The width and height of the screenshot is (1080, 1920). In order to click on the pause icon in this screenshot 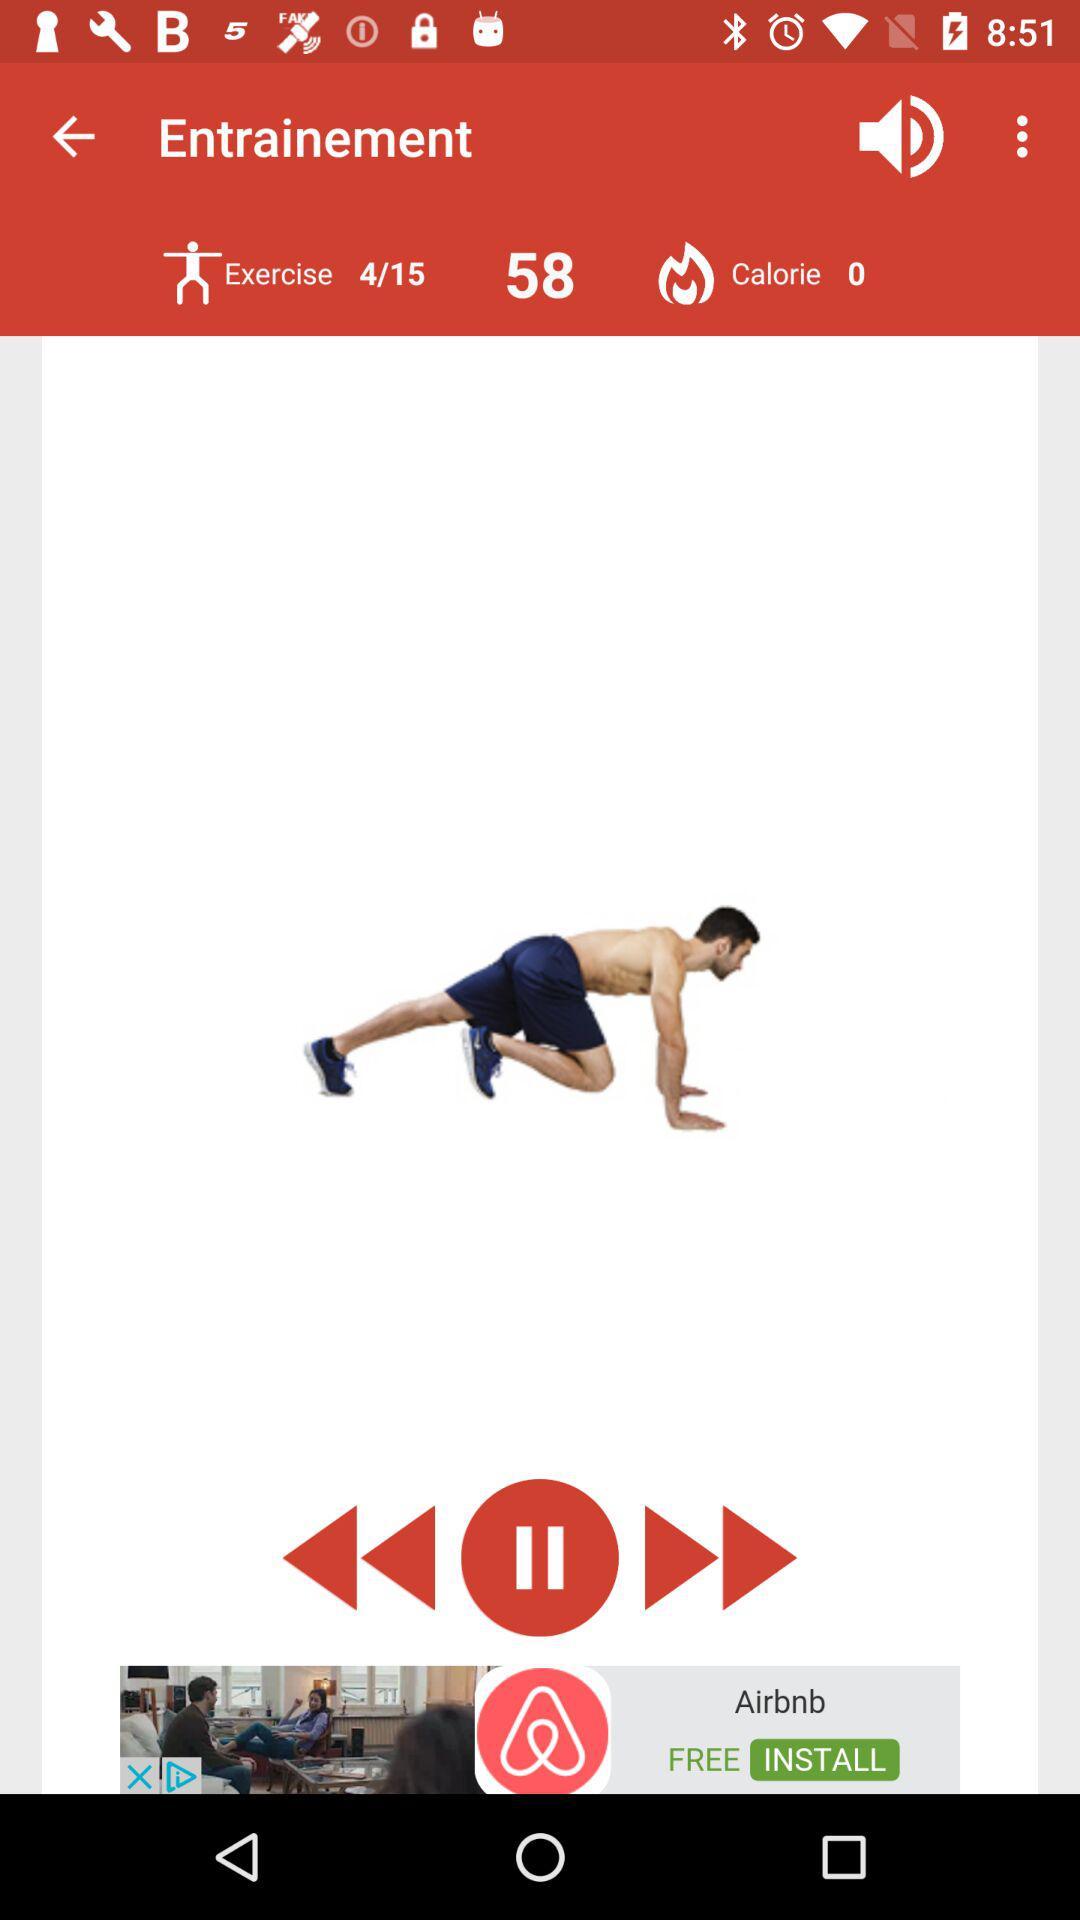, I will do `click(540, 1556)`.